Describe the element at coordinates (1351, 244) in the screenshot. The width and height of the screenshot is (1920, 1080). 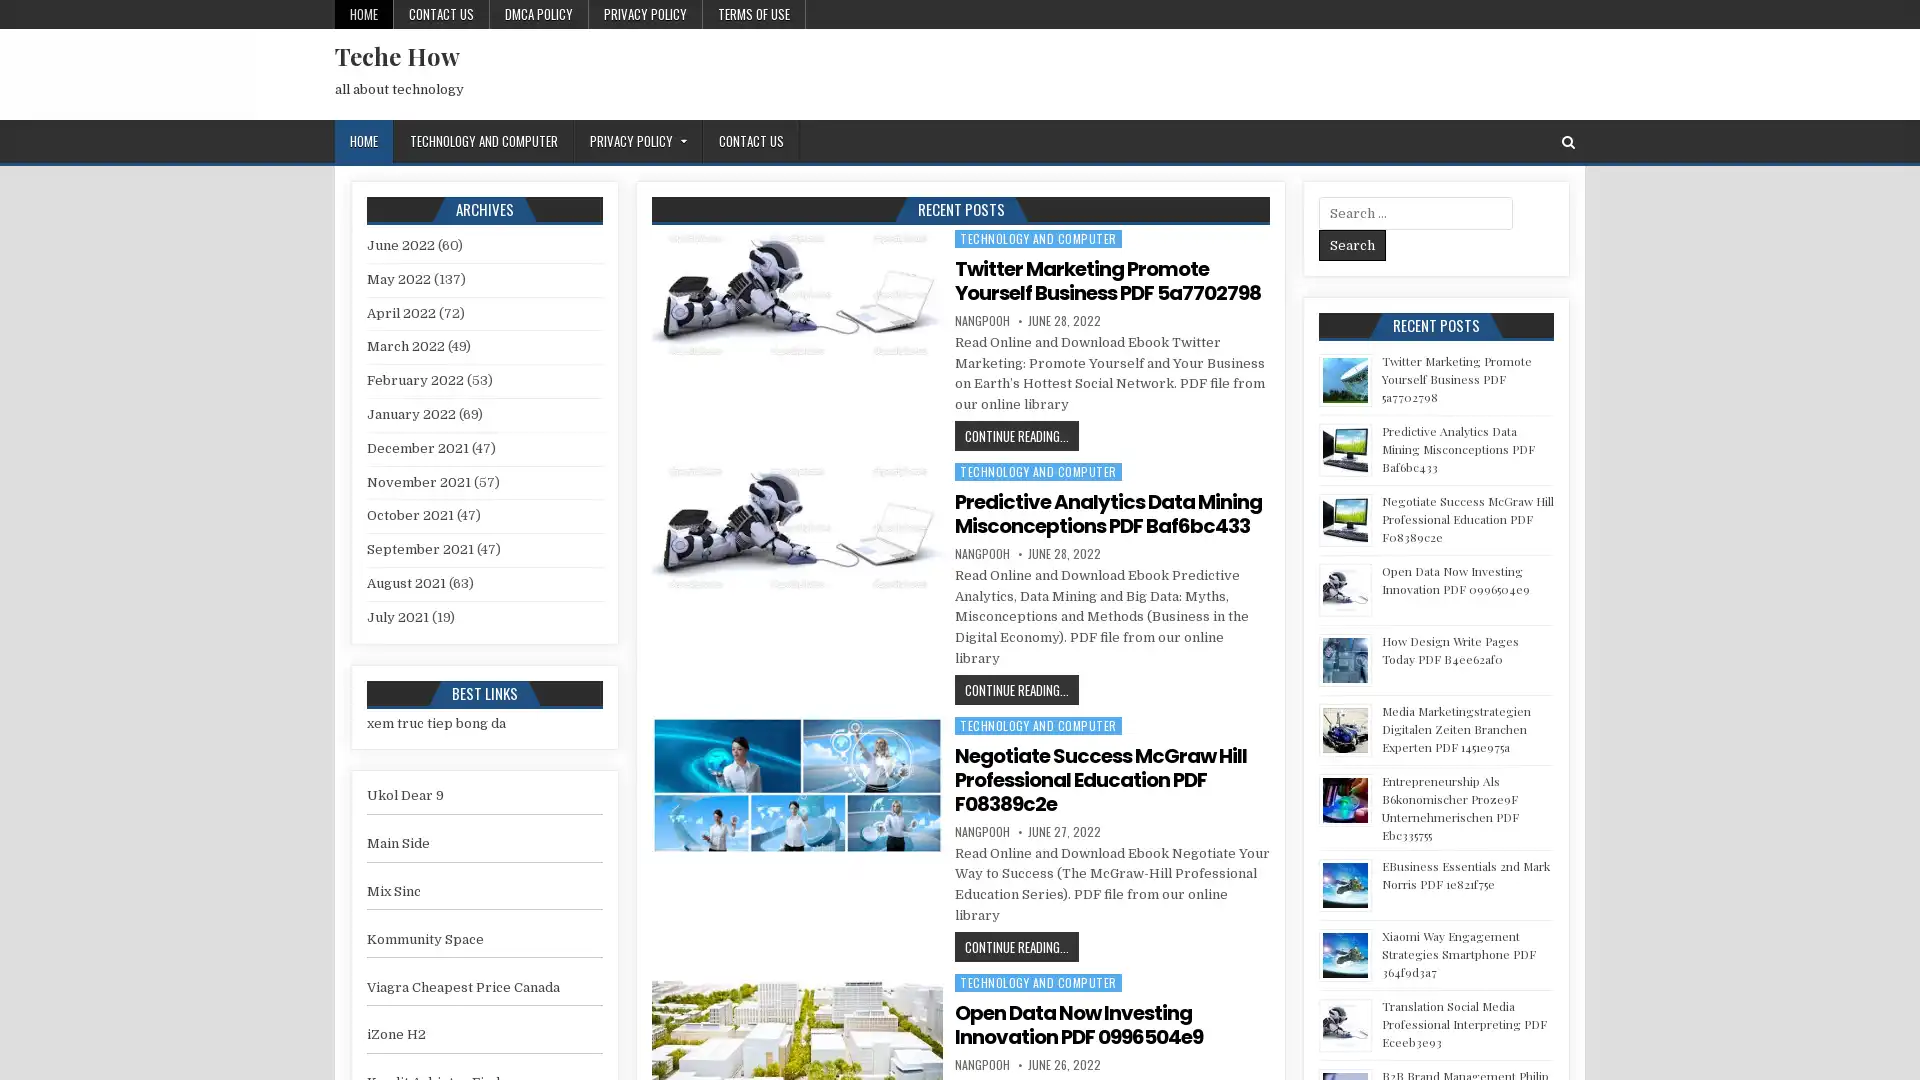
I see `Search` at that location.